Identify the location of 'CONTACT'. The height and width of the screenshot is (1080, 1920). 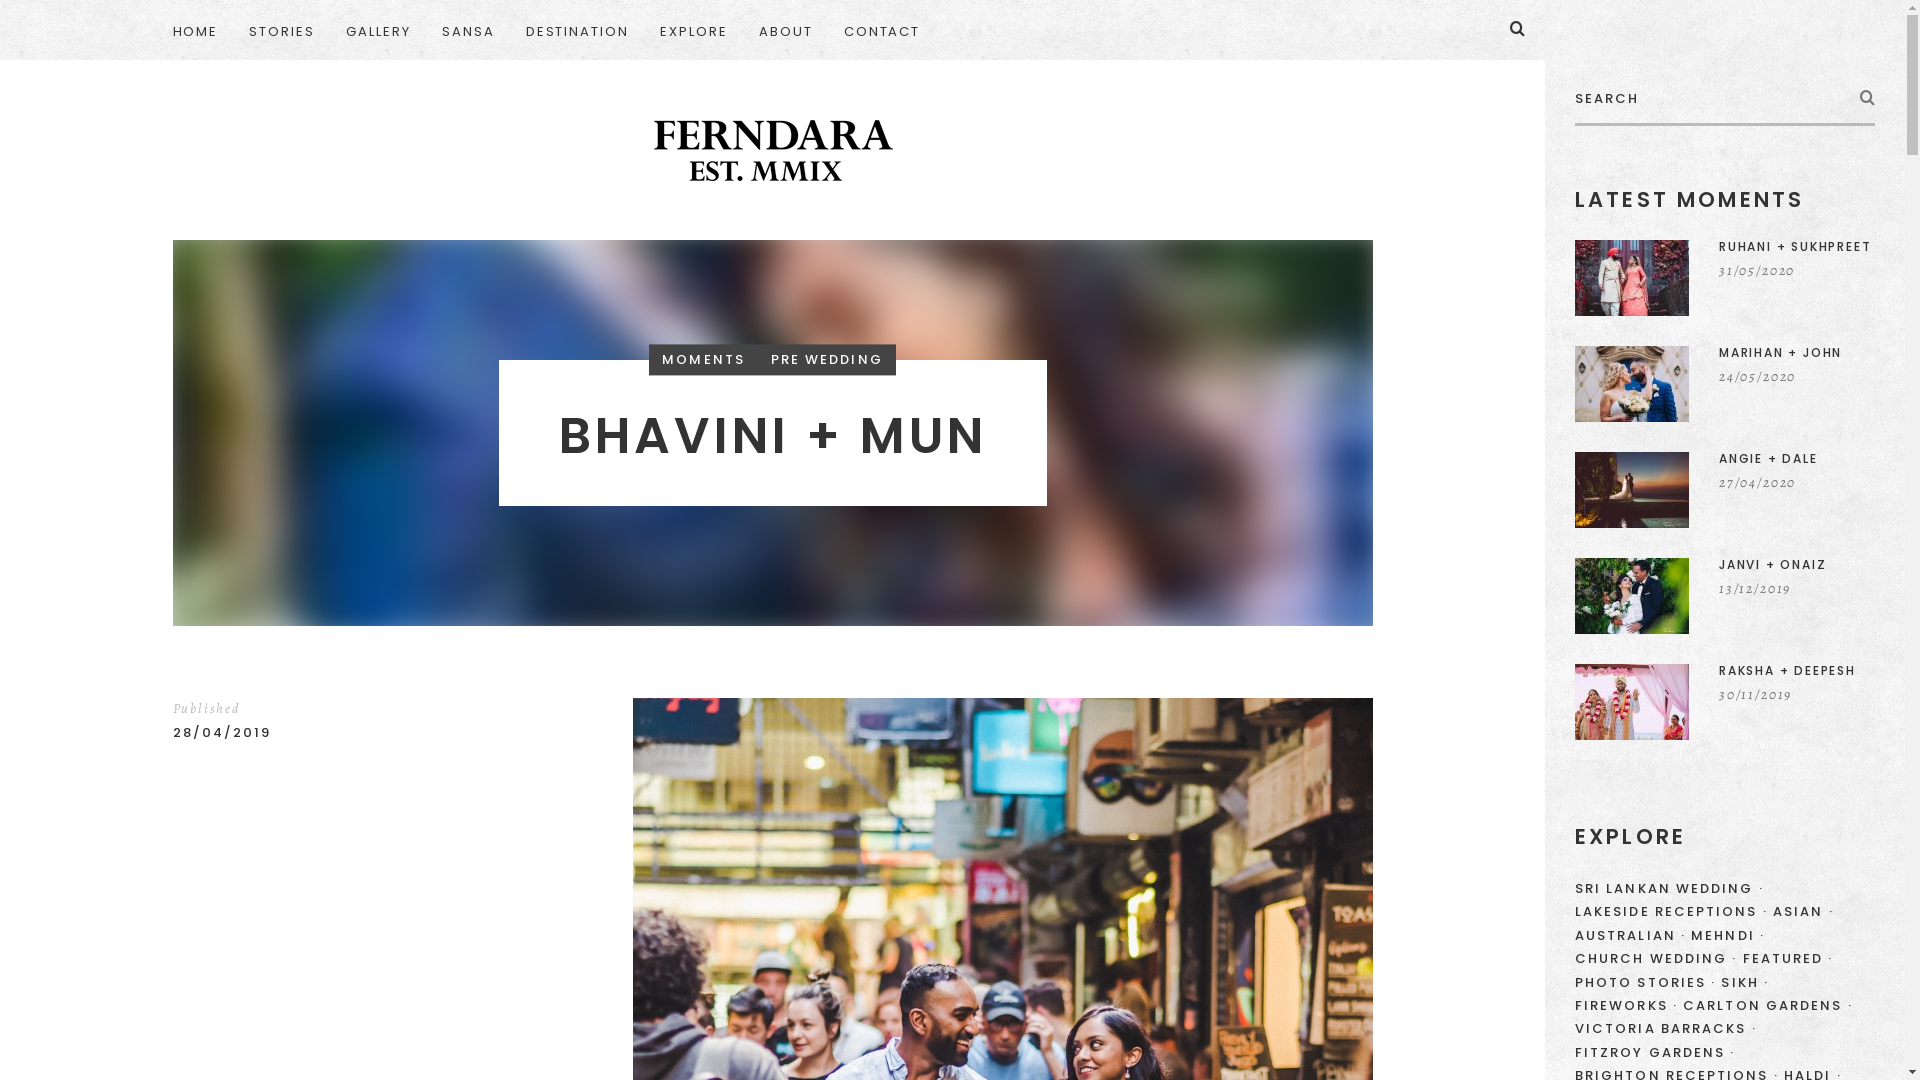
(881, 30).